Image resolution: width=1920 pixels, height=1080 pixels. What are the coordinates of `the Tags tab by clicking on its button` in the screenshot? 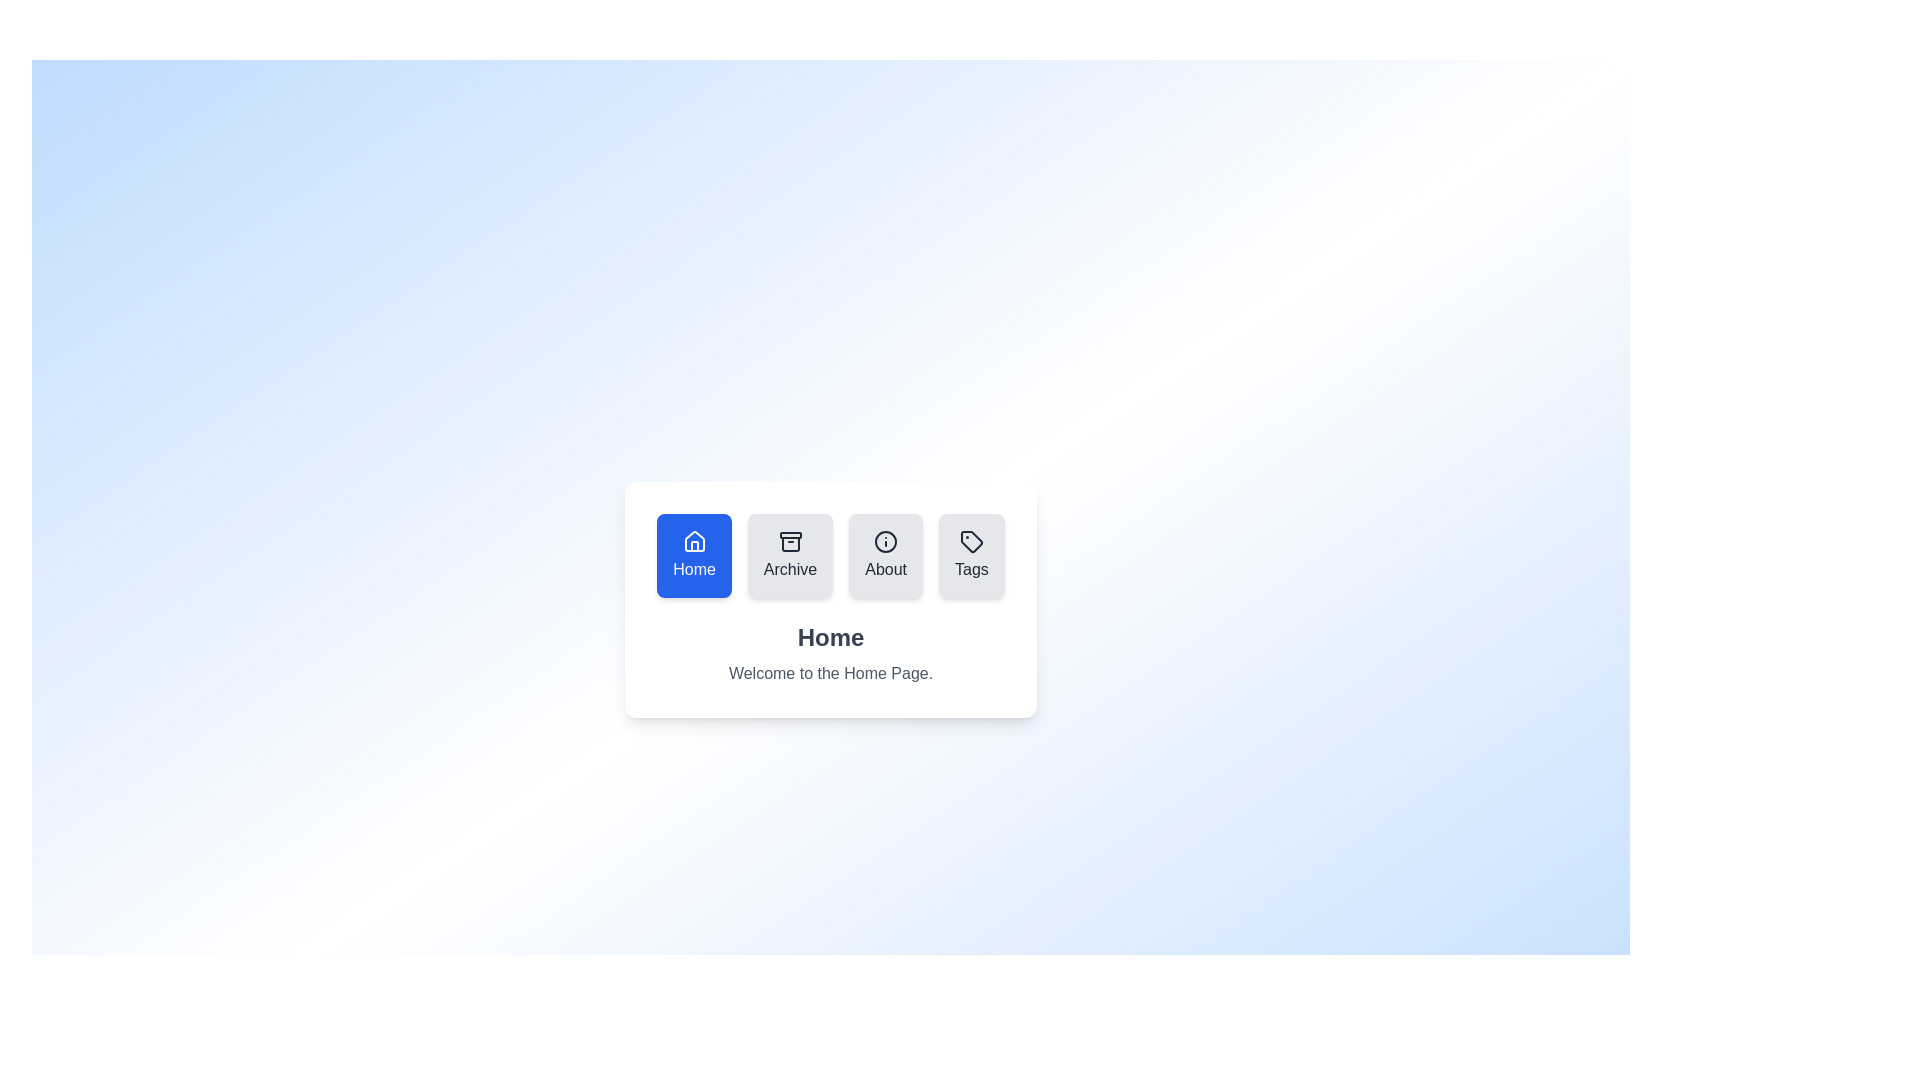 It's located at (971, 555).